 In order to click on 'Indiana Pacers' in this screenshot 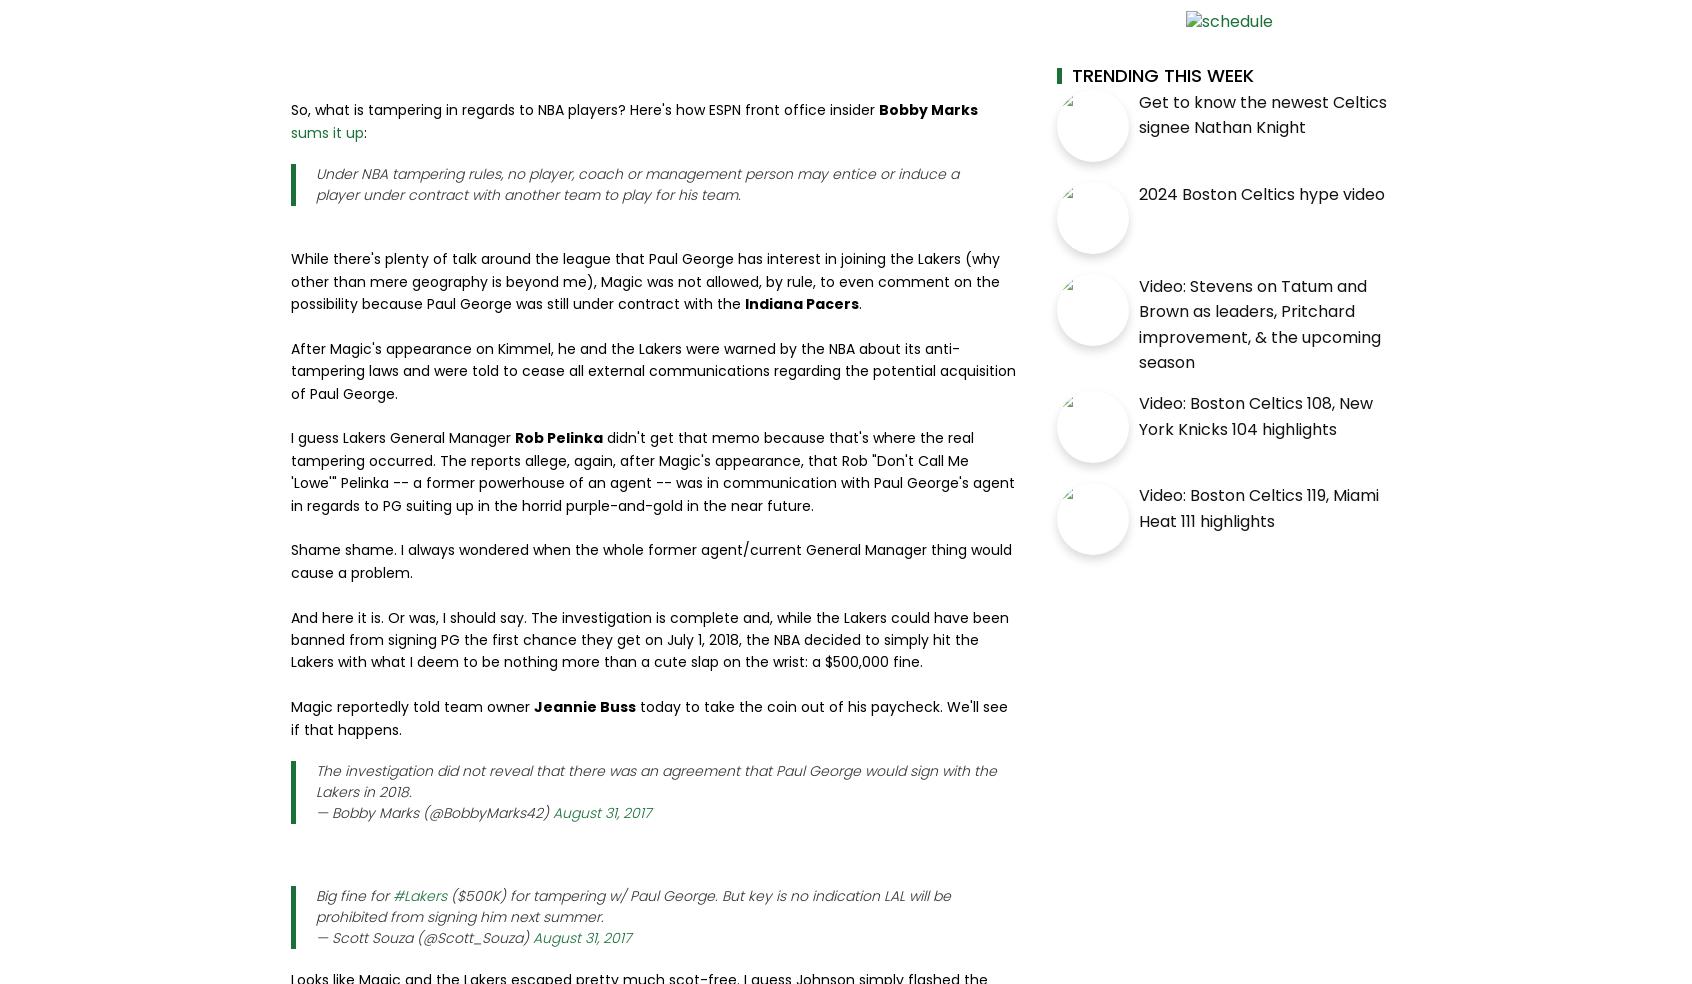, I will do `click(802, 302)`.